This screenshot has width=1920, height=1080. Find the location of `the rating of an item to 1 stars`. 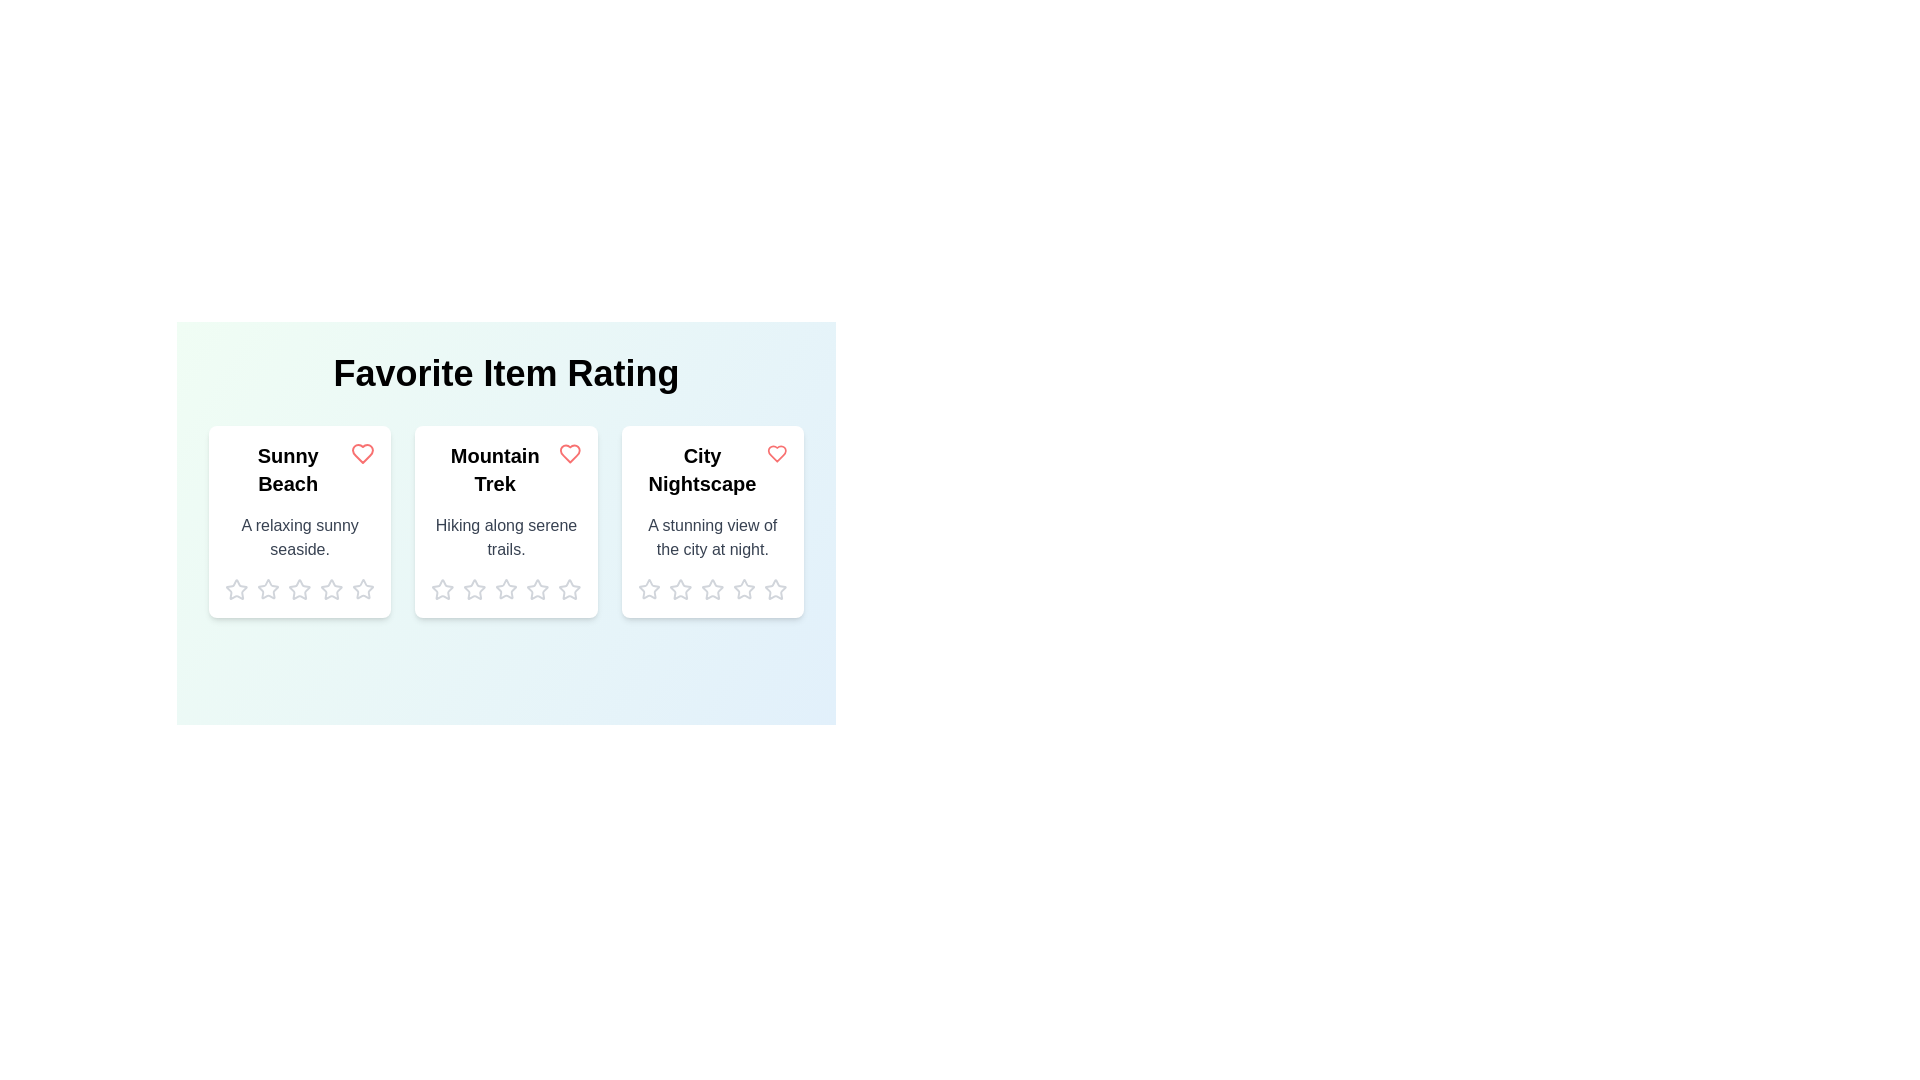

the rating of an item to 1 stars is located at coordinates (236, 589).